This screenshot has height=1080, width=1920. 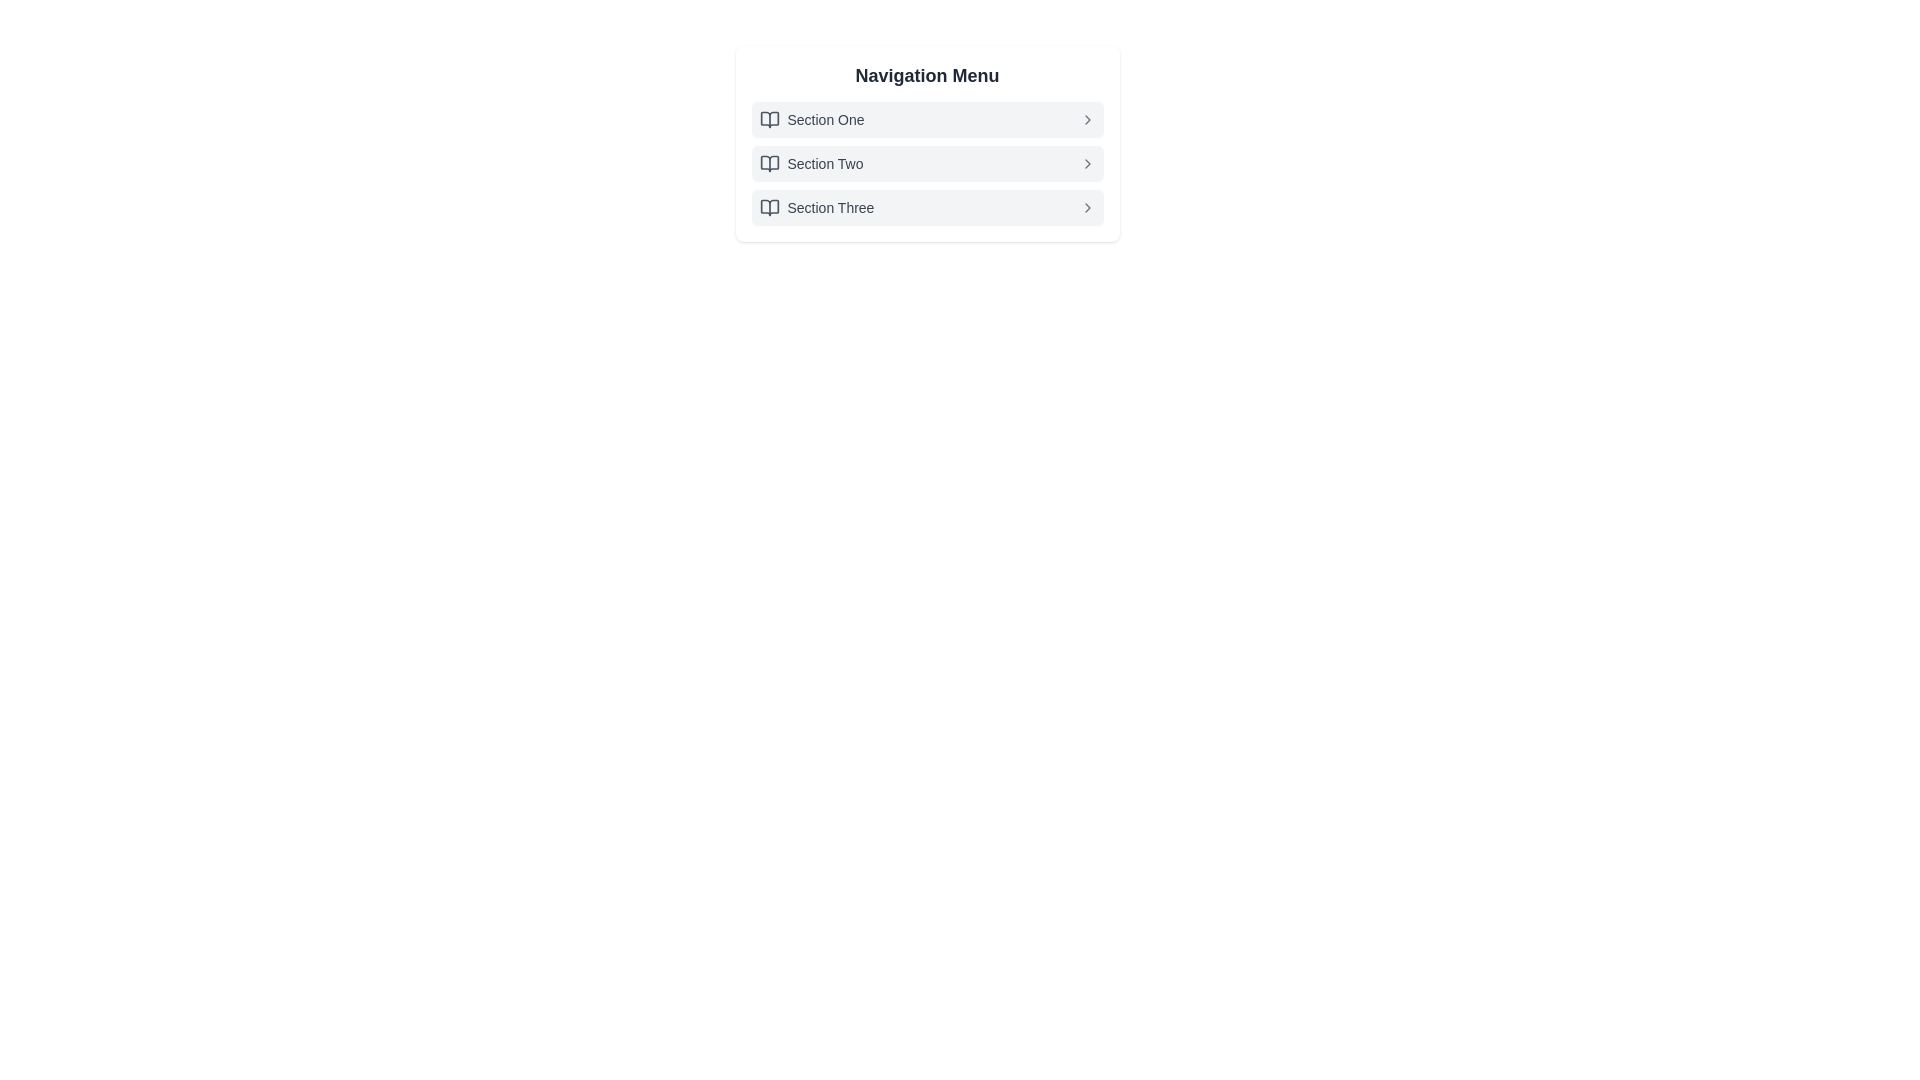 I want to click on the text link labeled 'Section One' in the navigation menu, so click(x=825, y=119).